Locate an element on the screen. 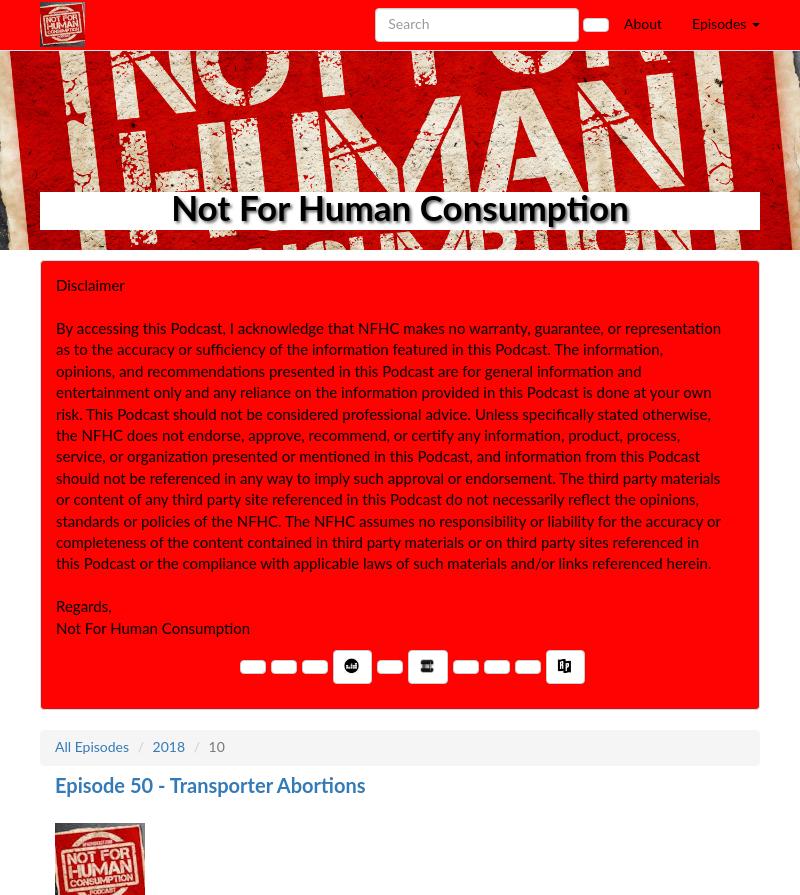  'Disclaimer' is located at coordinates (90, 286).